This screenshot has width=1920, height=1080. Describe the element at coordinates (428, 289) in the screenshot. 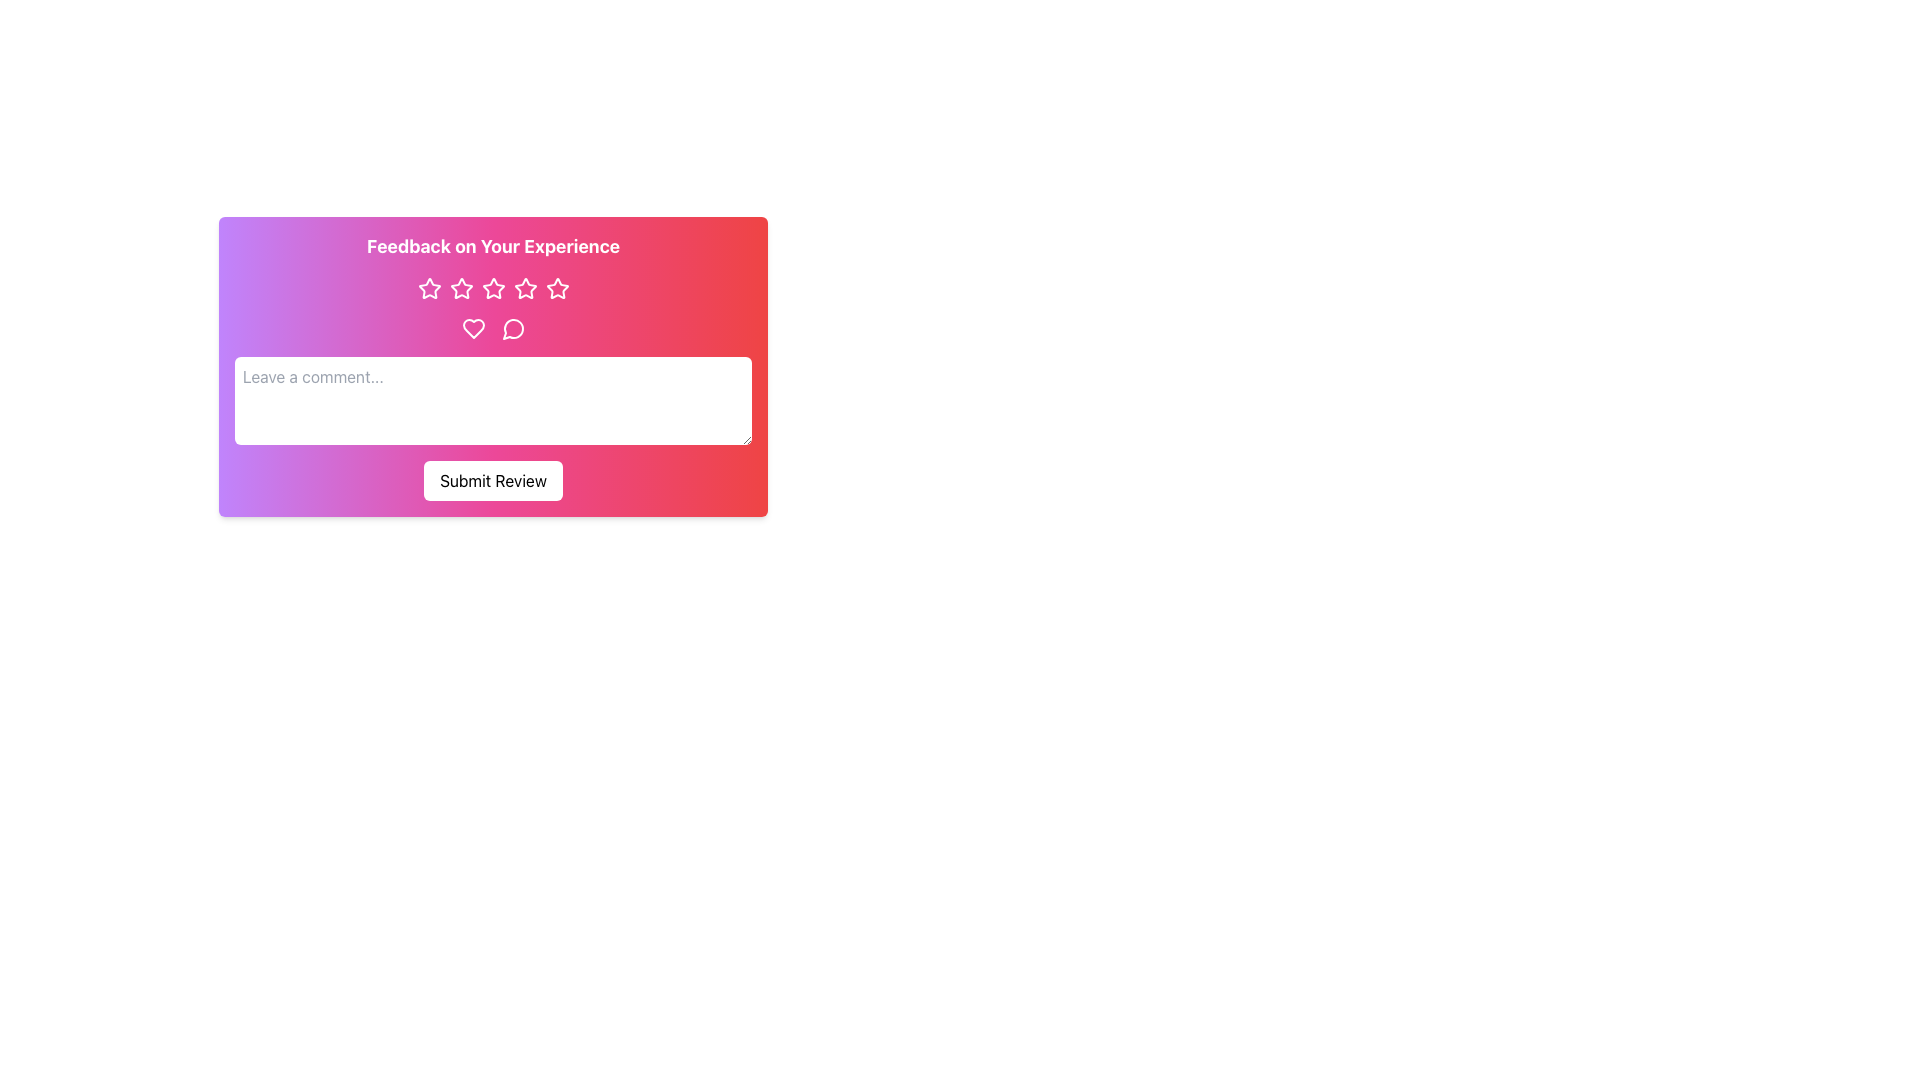

I see `the visual state of the first Rating Star Icon in the feedback modal to assess its rating by hovering over it` at that location.